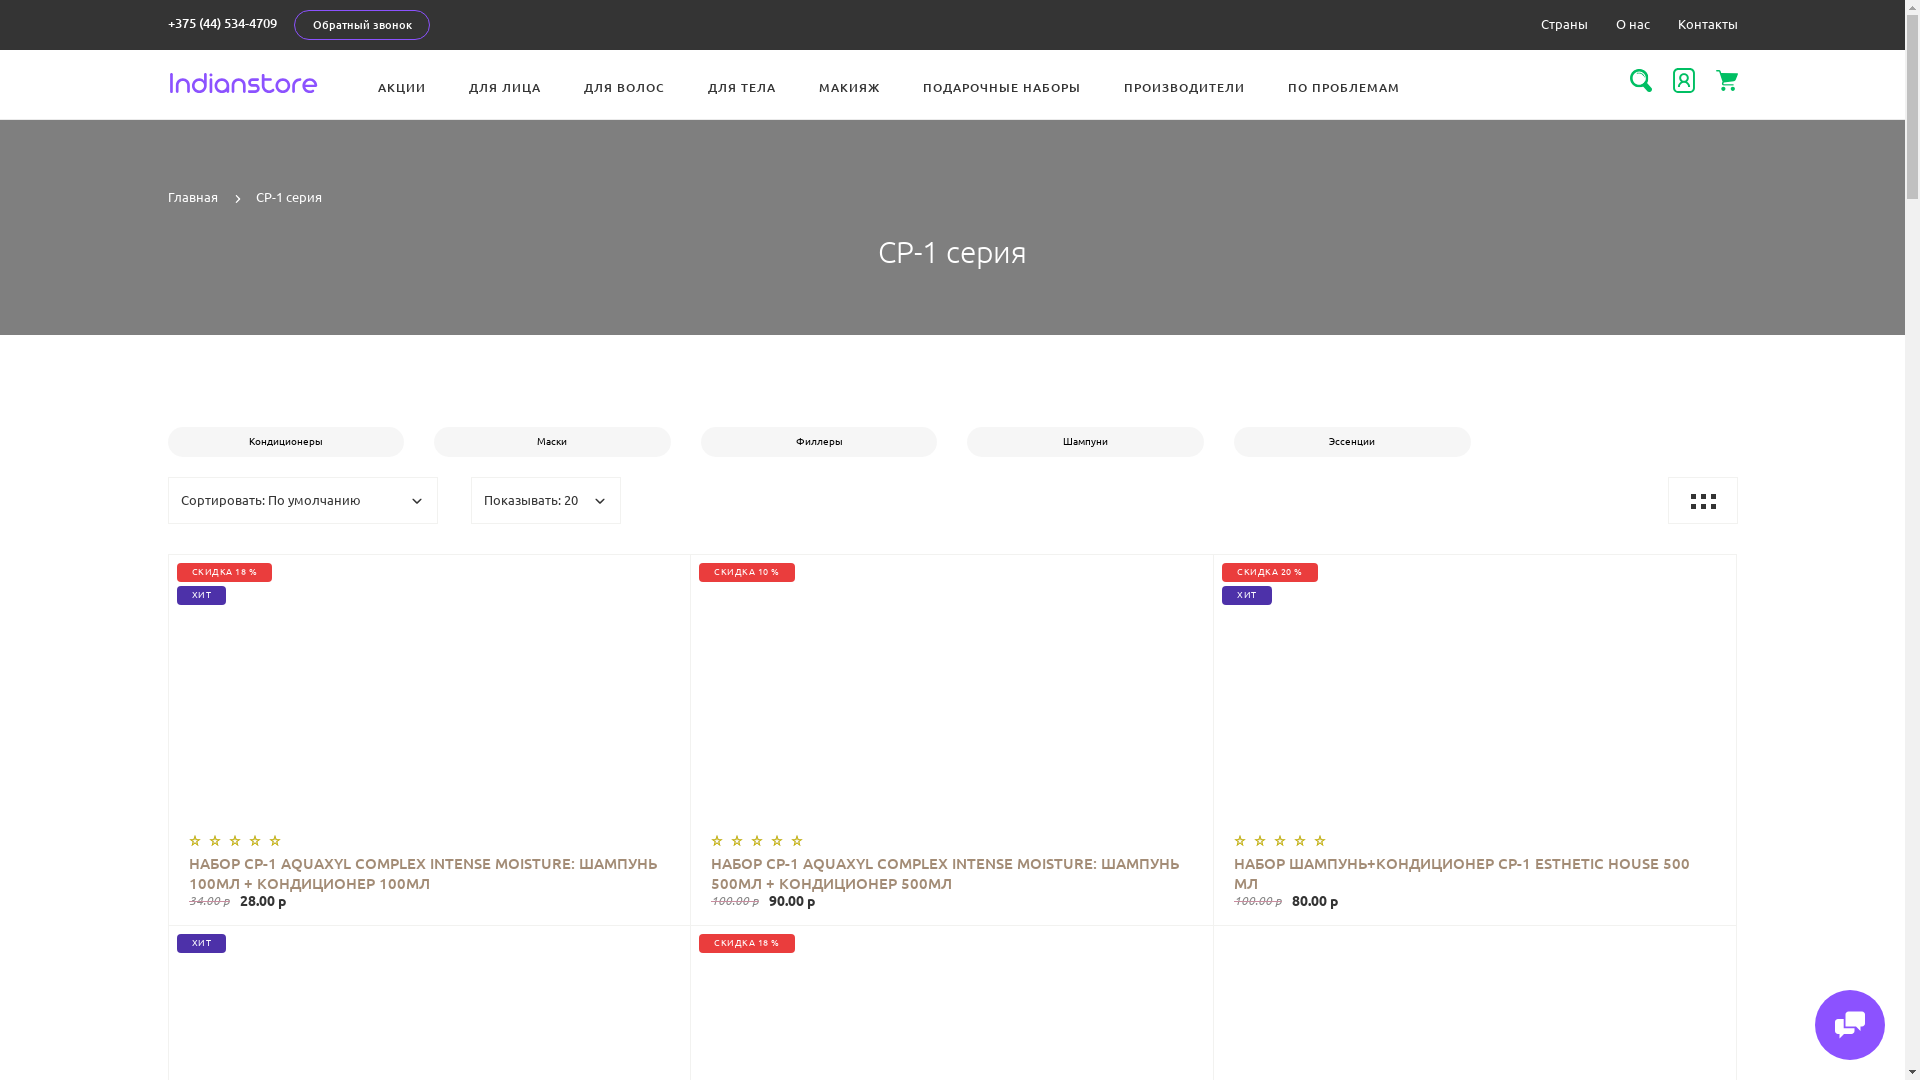 This screenshot has width=1920, height=1080. I want to click on '+375 (44) 534-4709', so click(168, 23).